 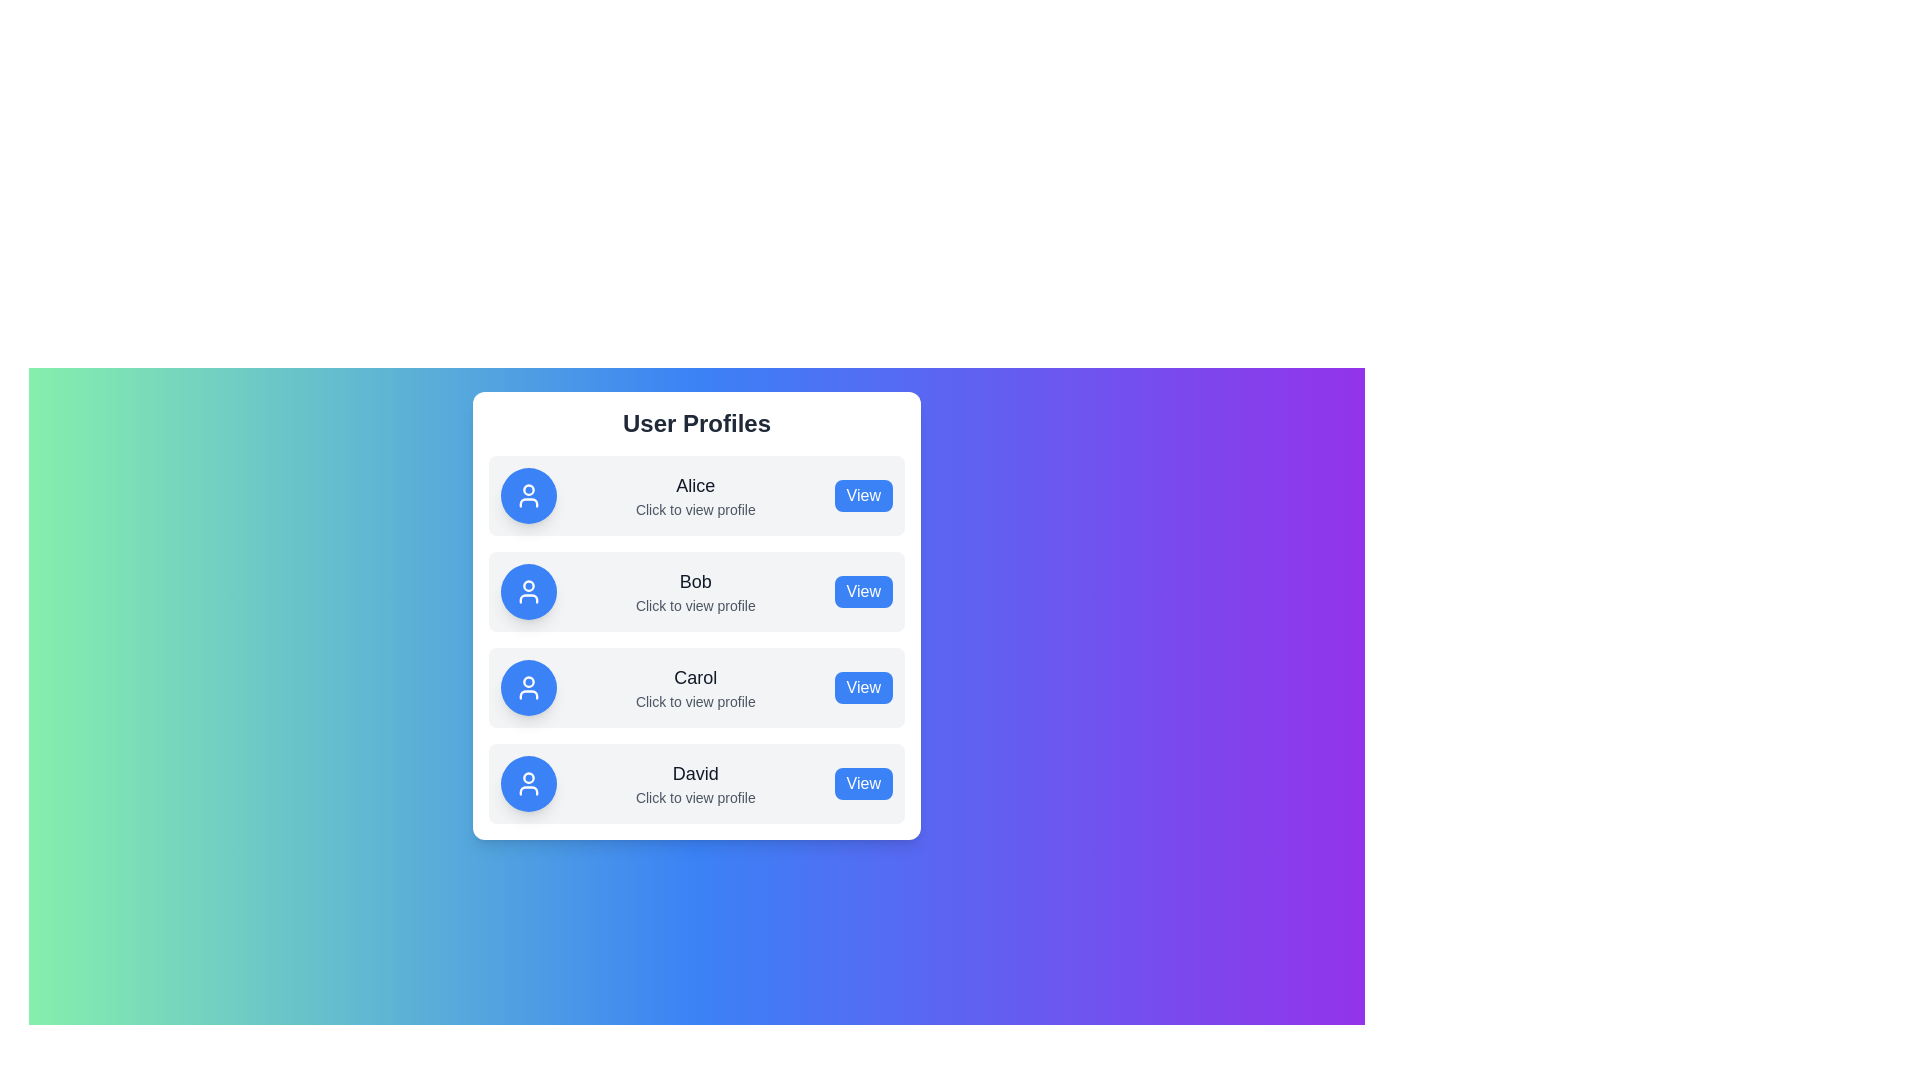 What do you see at coordinates (528, 789) in the screenshot?
I see `the lower section of the user icon, which serves as the body or torso silhouette, located within the SVG structure in the fourth user profile row` at bounding box center [528, 789].